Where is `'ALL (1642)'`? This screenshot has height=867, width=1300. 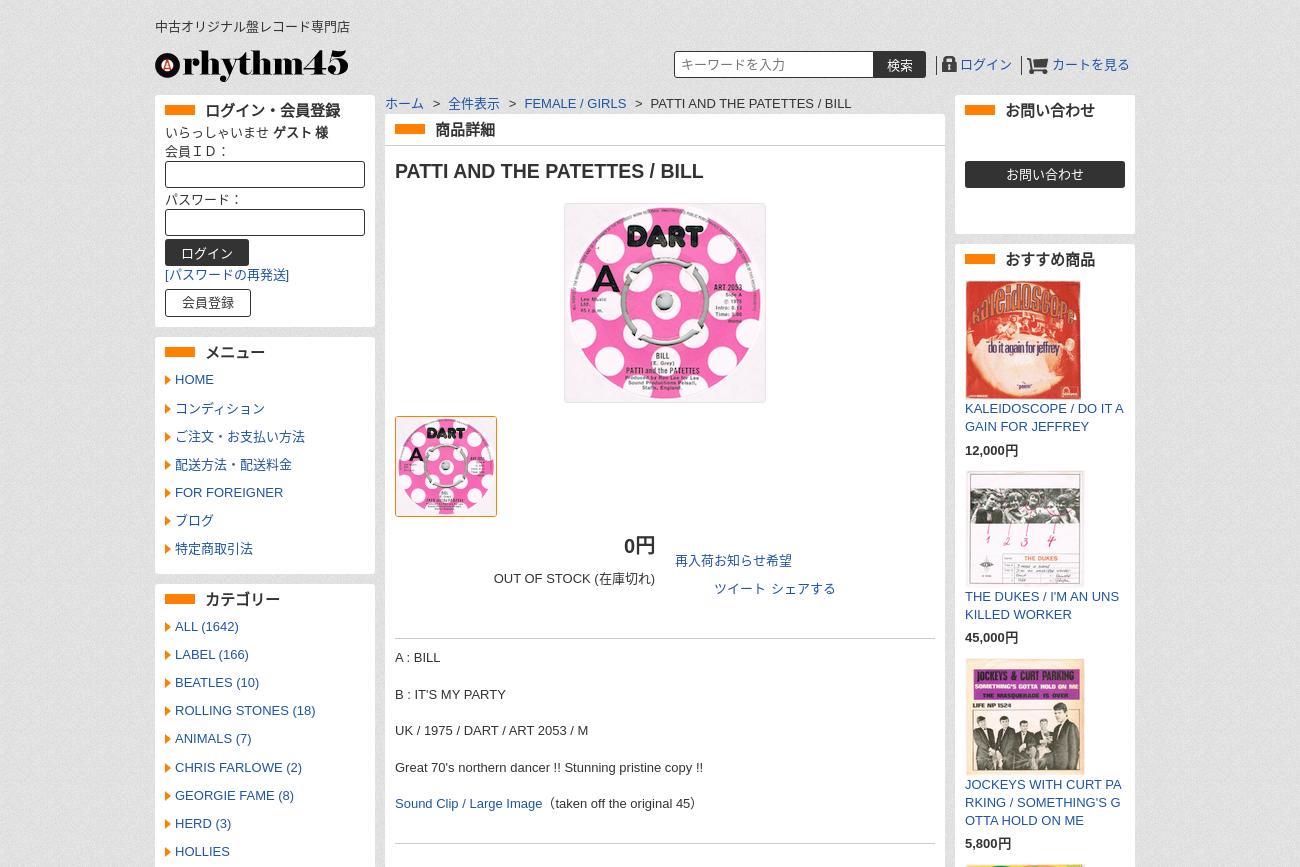 'ALL (1642)' is located at coordinates (206, 624).